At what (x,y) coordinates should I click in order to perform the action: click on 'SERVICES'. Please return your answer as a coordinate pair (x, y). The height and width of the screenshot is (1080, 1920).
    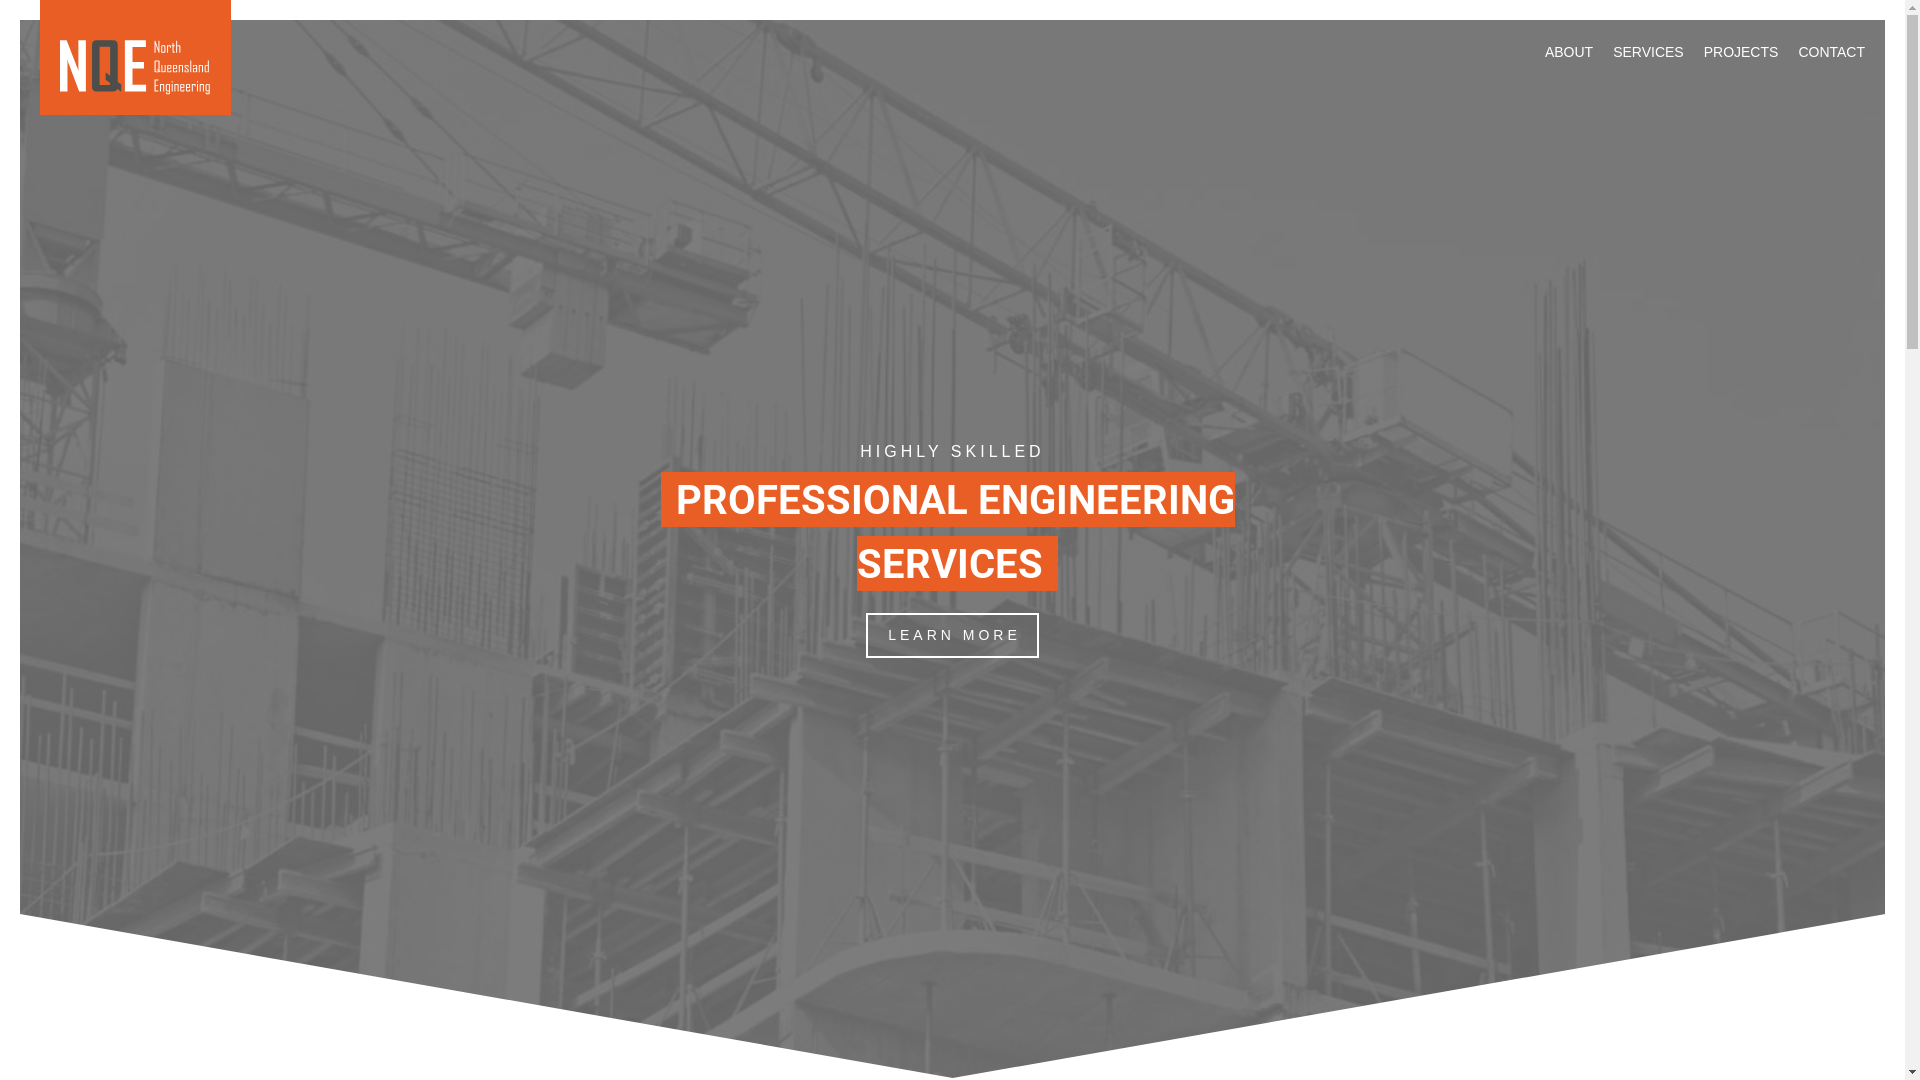
    Looking at the image, I should click on (1648, 50).